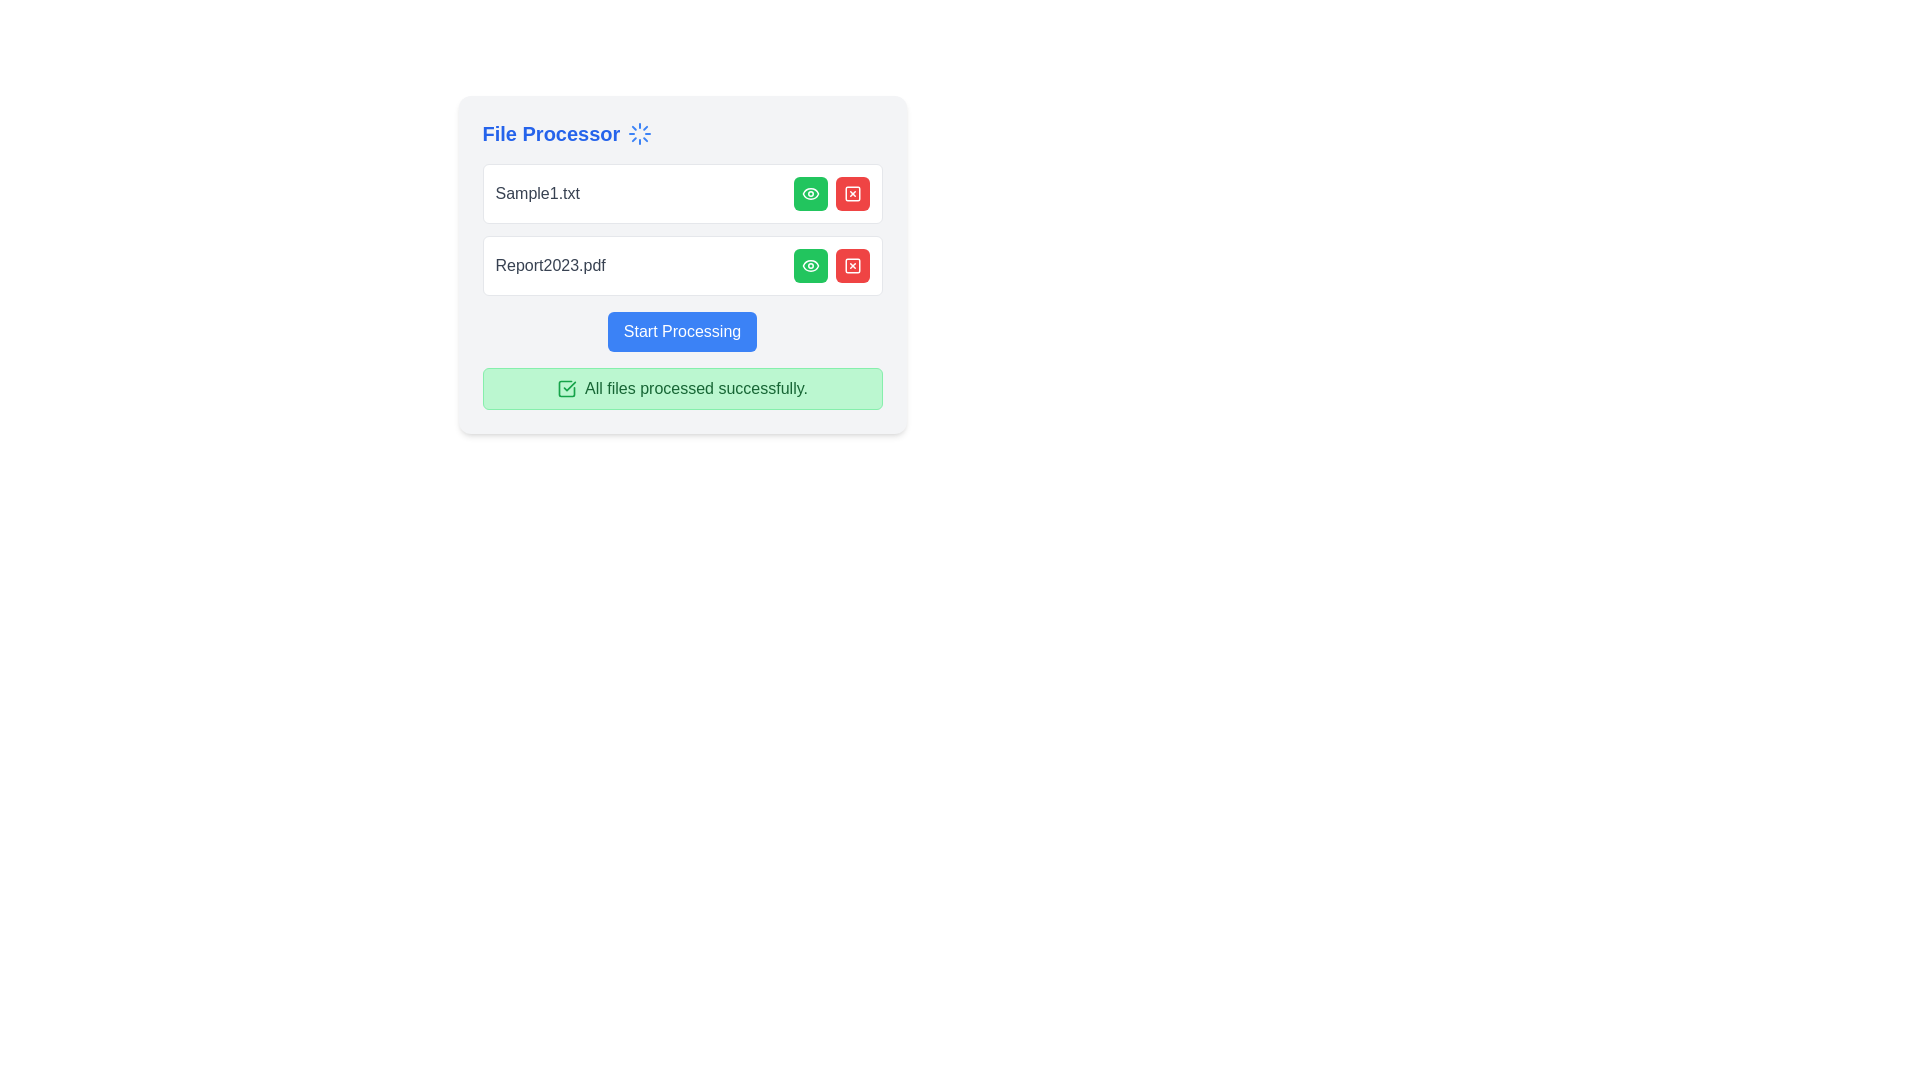 The image size is (1920, 1080). What do you see at coordinates (537, 193) in the screenshot?
I see `the static text label displaying the filename 'Sample1.txt' in dark gray color, located near the top-left of the interface within a rectangular card` at bounding box center [537, 193].